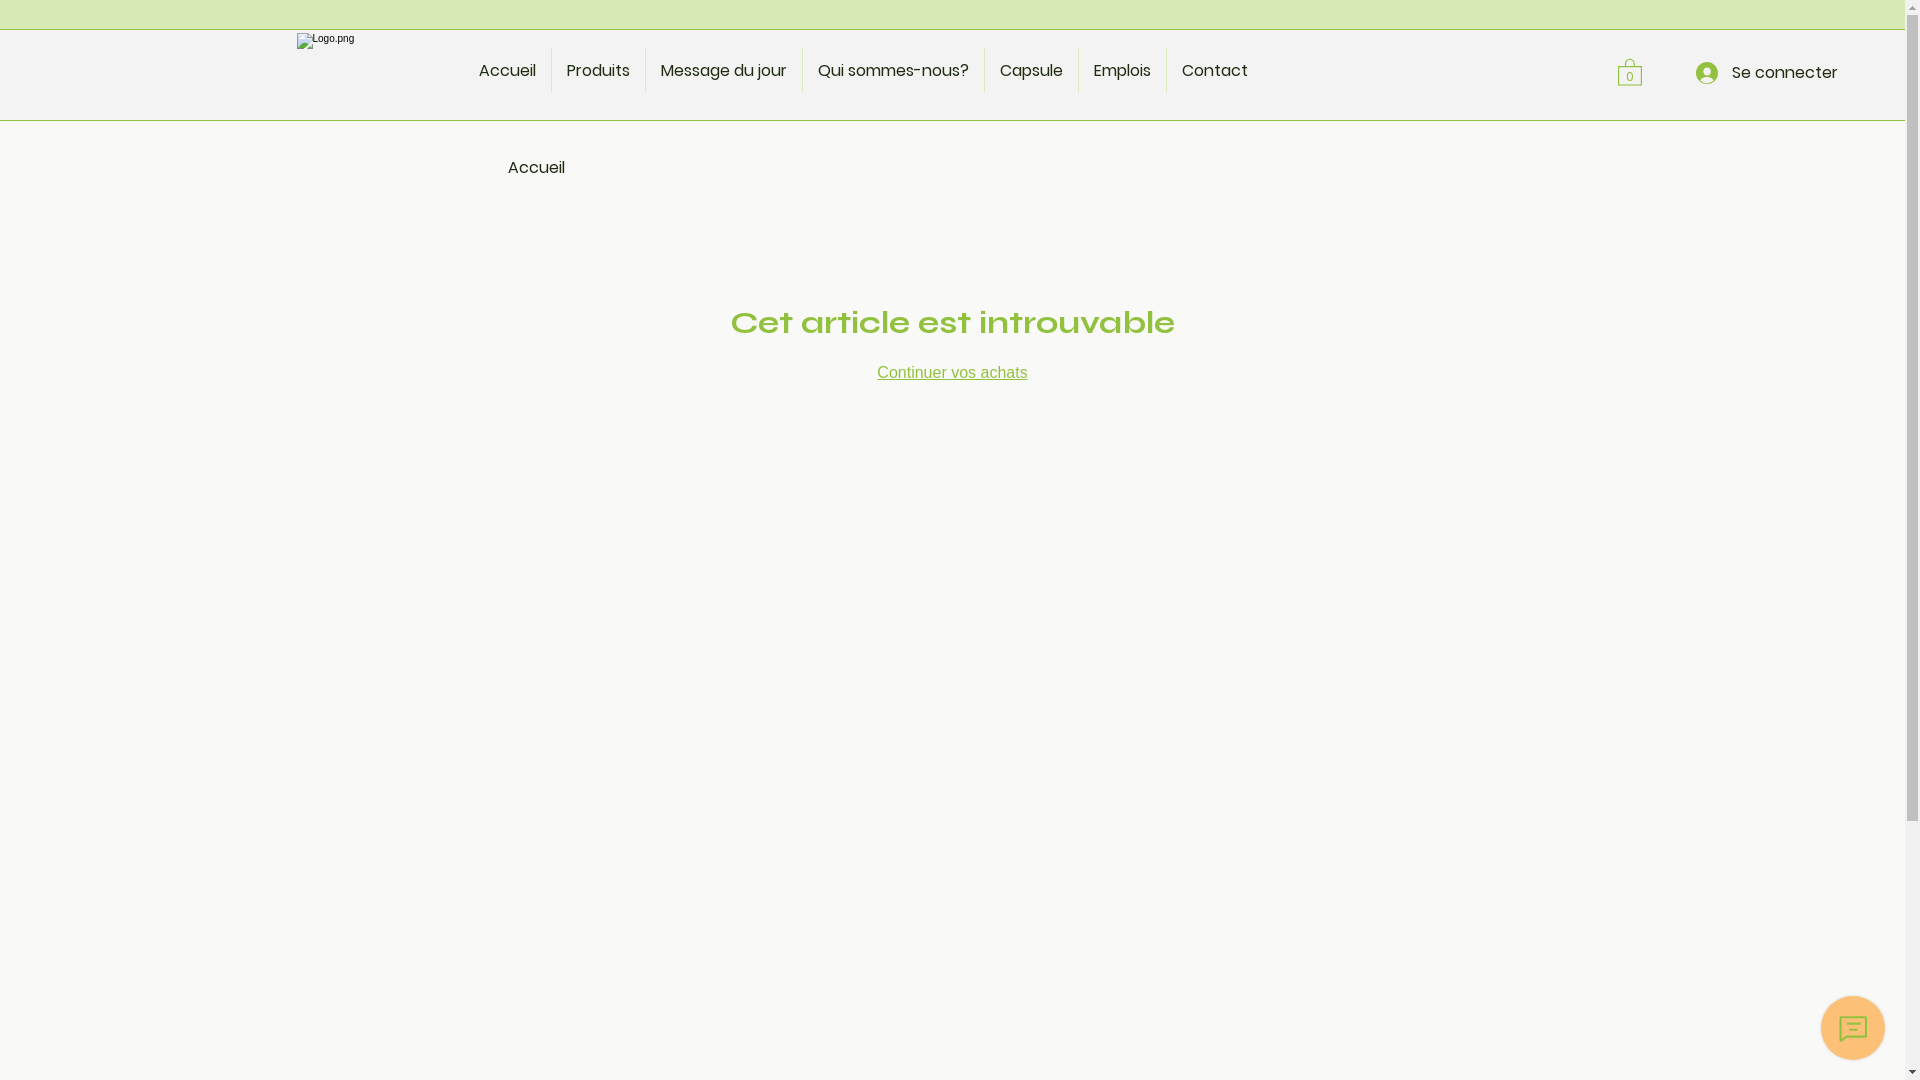  I want to click on 'Contact', so click(1166, 69).